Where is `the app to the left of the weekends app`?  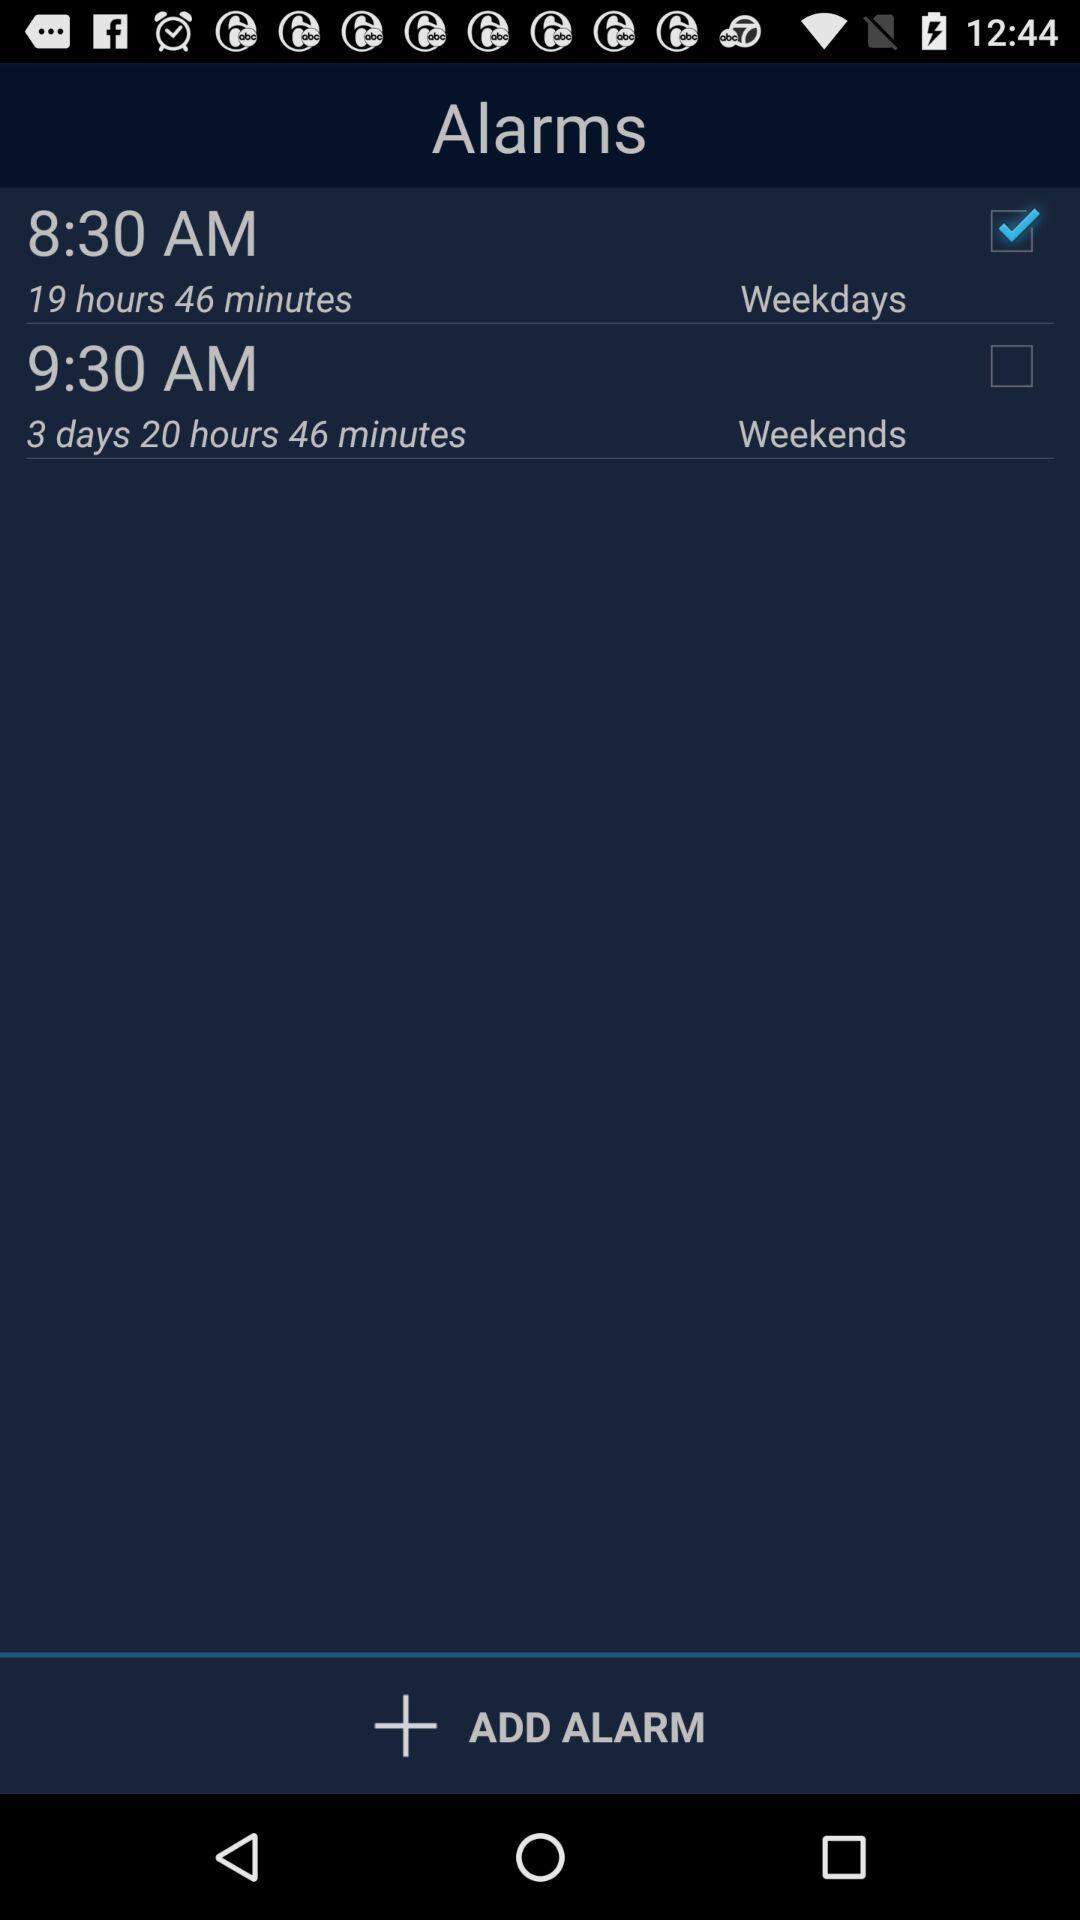
the app to the left of the weekends app is located at coordinates (382, 431).